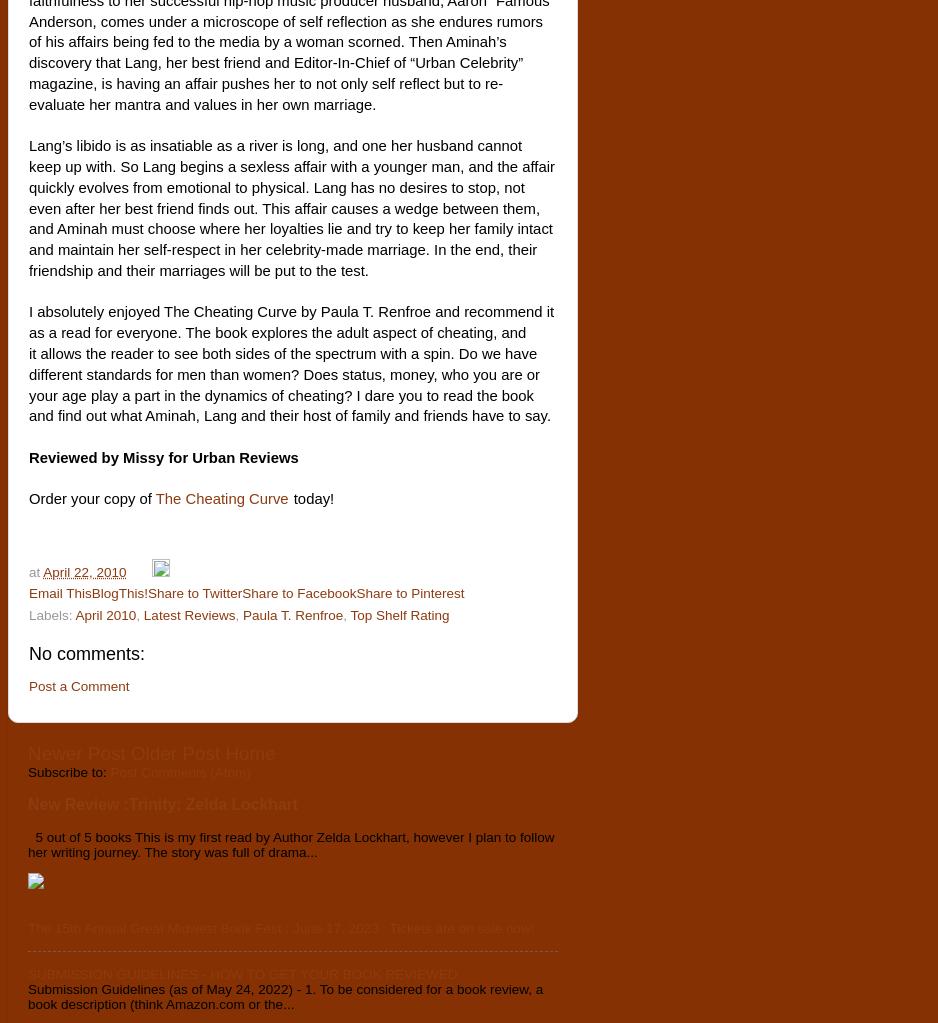 The width and height of the screenshot is (938, 1023). Describe the element at coordinates (221, 499) in the screenshot. I see `'The Cheating Curve'` at that location.